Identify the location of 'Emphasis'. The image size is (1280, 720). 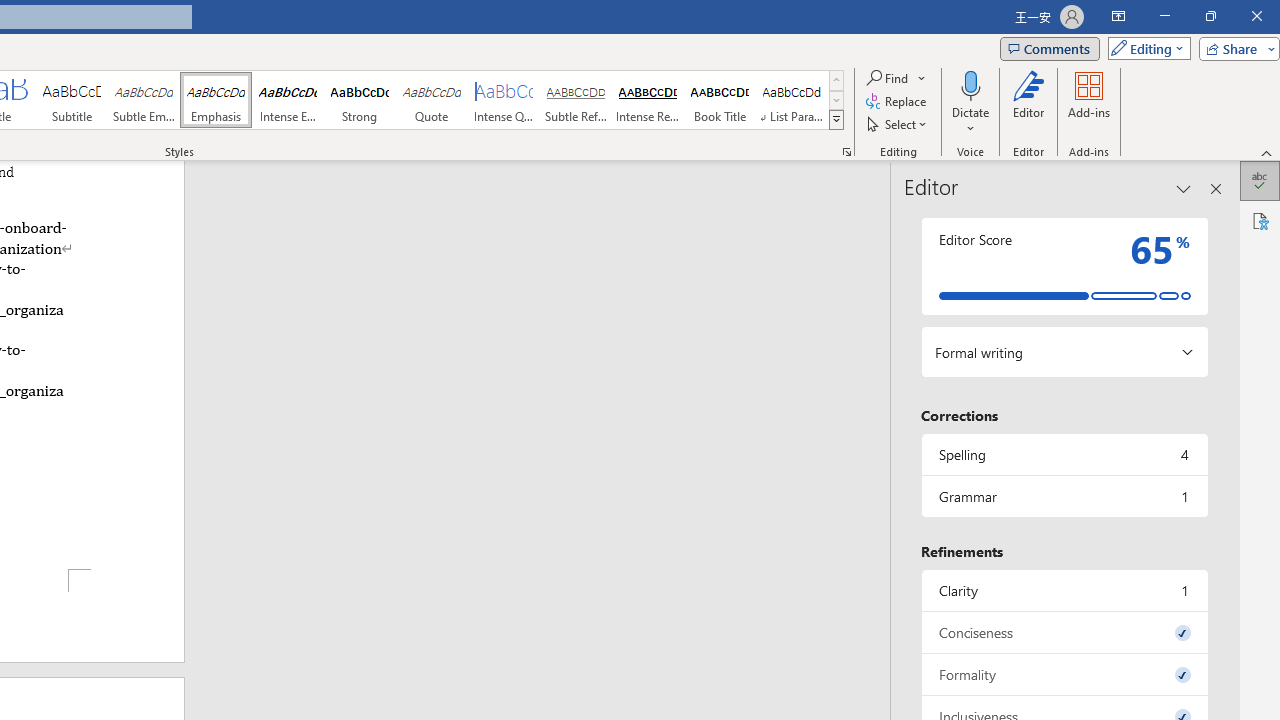
(216, 100).